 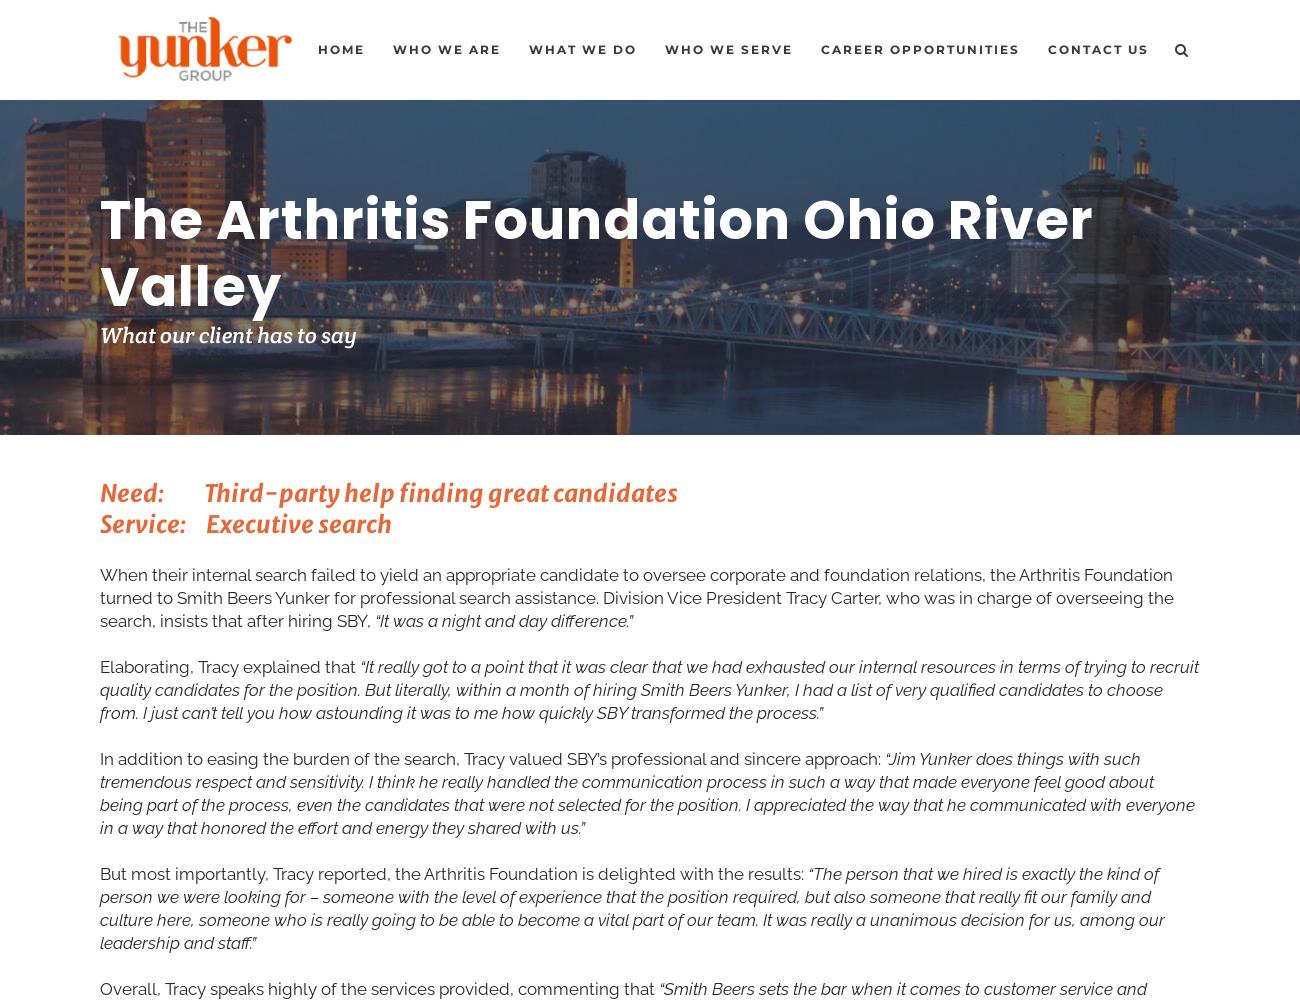 What do you see at coordinates (452, 872) in the screenshot?
I see `'But most importantly, Tracy reported, the Arthritis Foundation is delighted with the results:'` at bounding box center [452, 872].